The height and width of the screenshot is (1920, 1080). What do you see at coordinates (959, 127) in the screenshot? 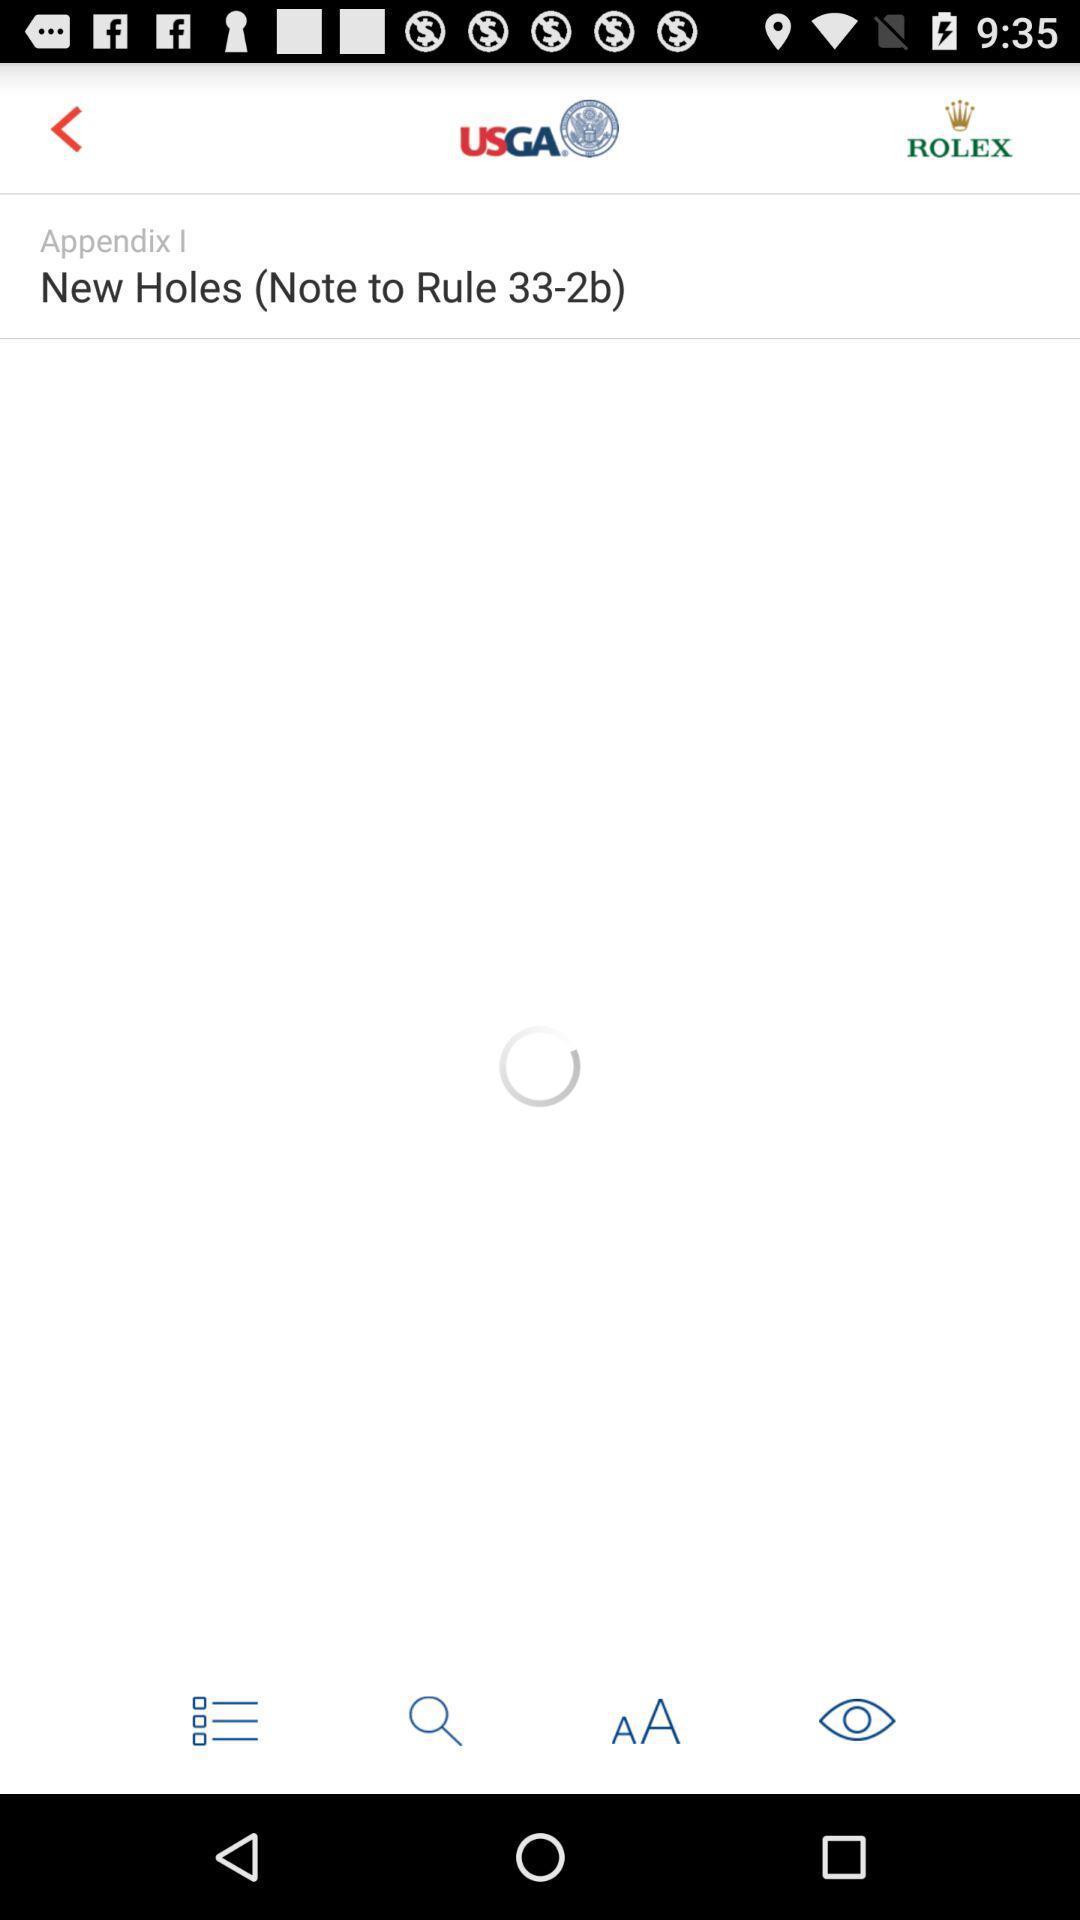
I see `advertisement for rolex` at bounding box center [959, 127].